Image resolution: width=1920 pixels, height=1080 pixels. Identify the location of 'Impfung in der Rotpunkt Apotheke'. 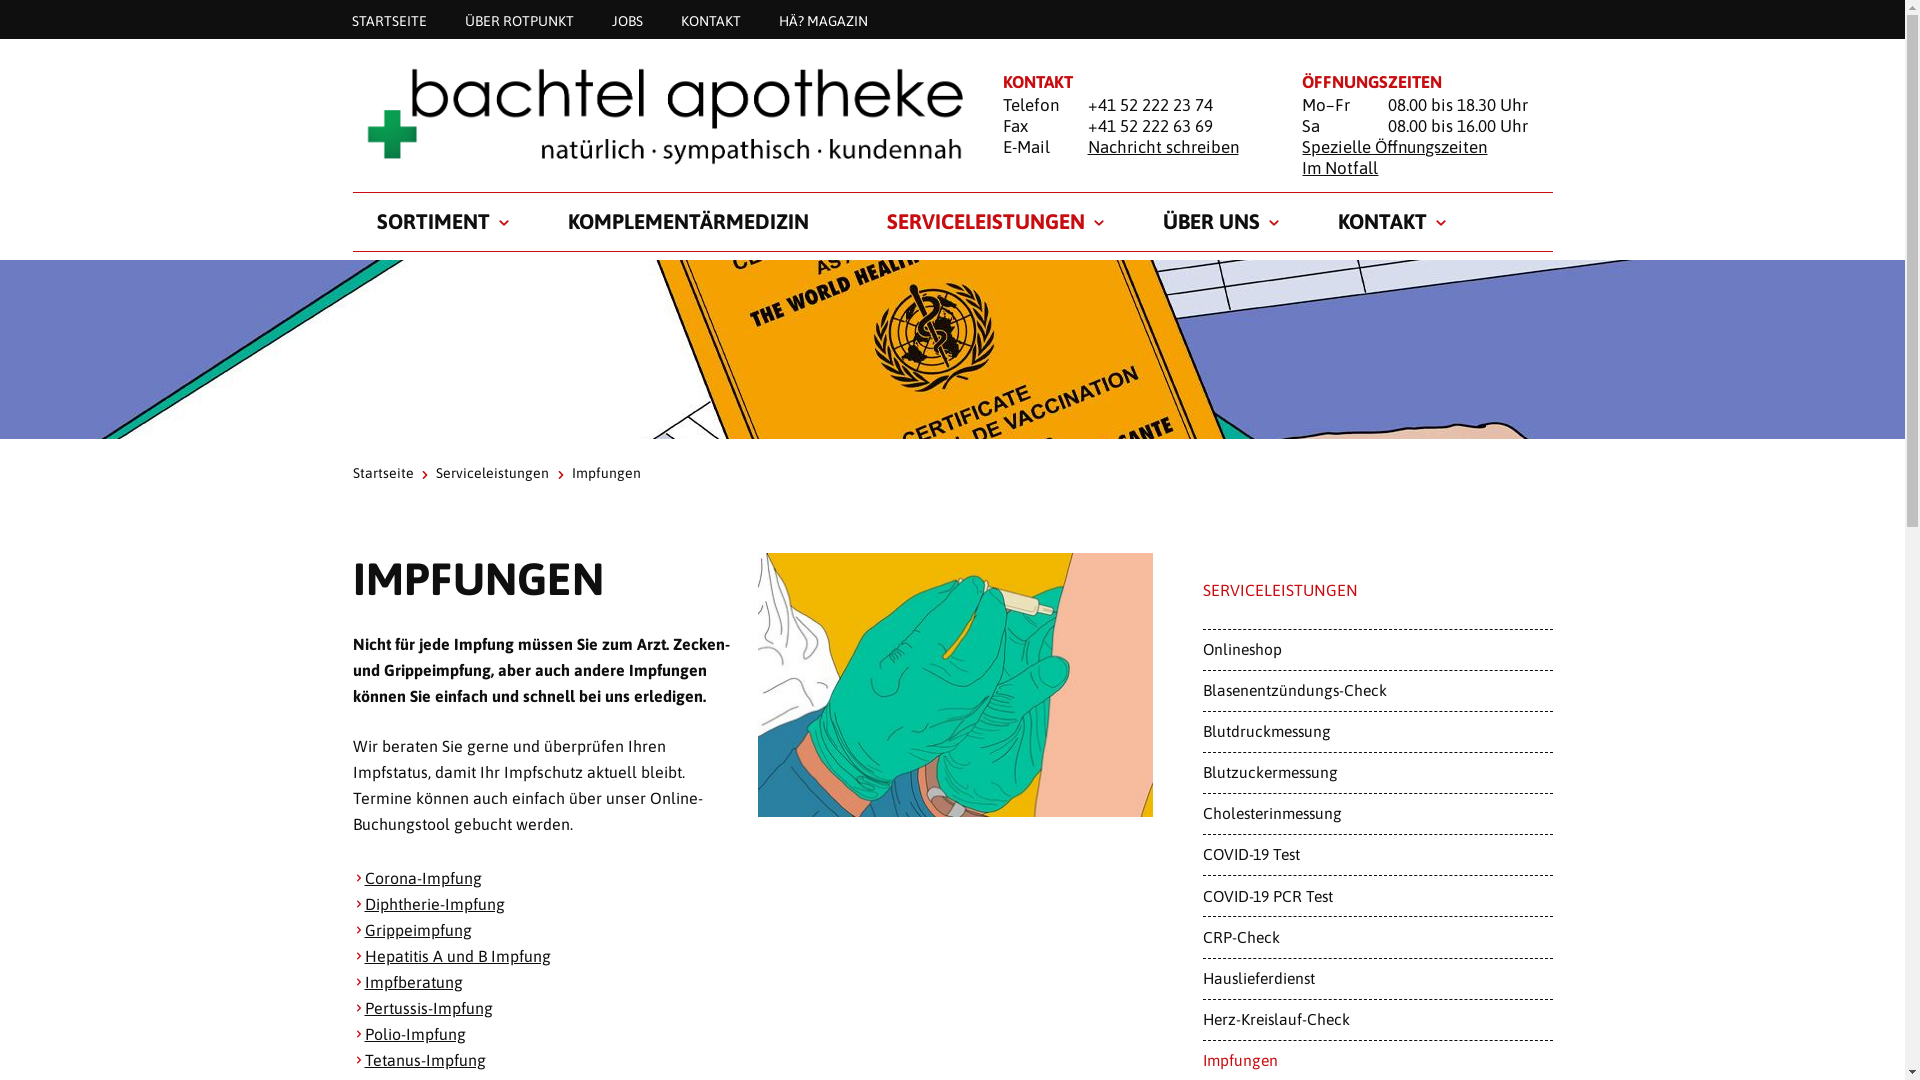
(954, 684).